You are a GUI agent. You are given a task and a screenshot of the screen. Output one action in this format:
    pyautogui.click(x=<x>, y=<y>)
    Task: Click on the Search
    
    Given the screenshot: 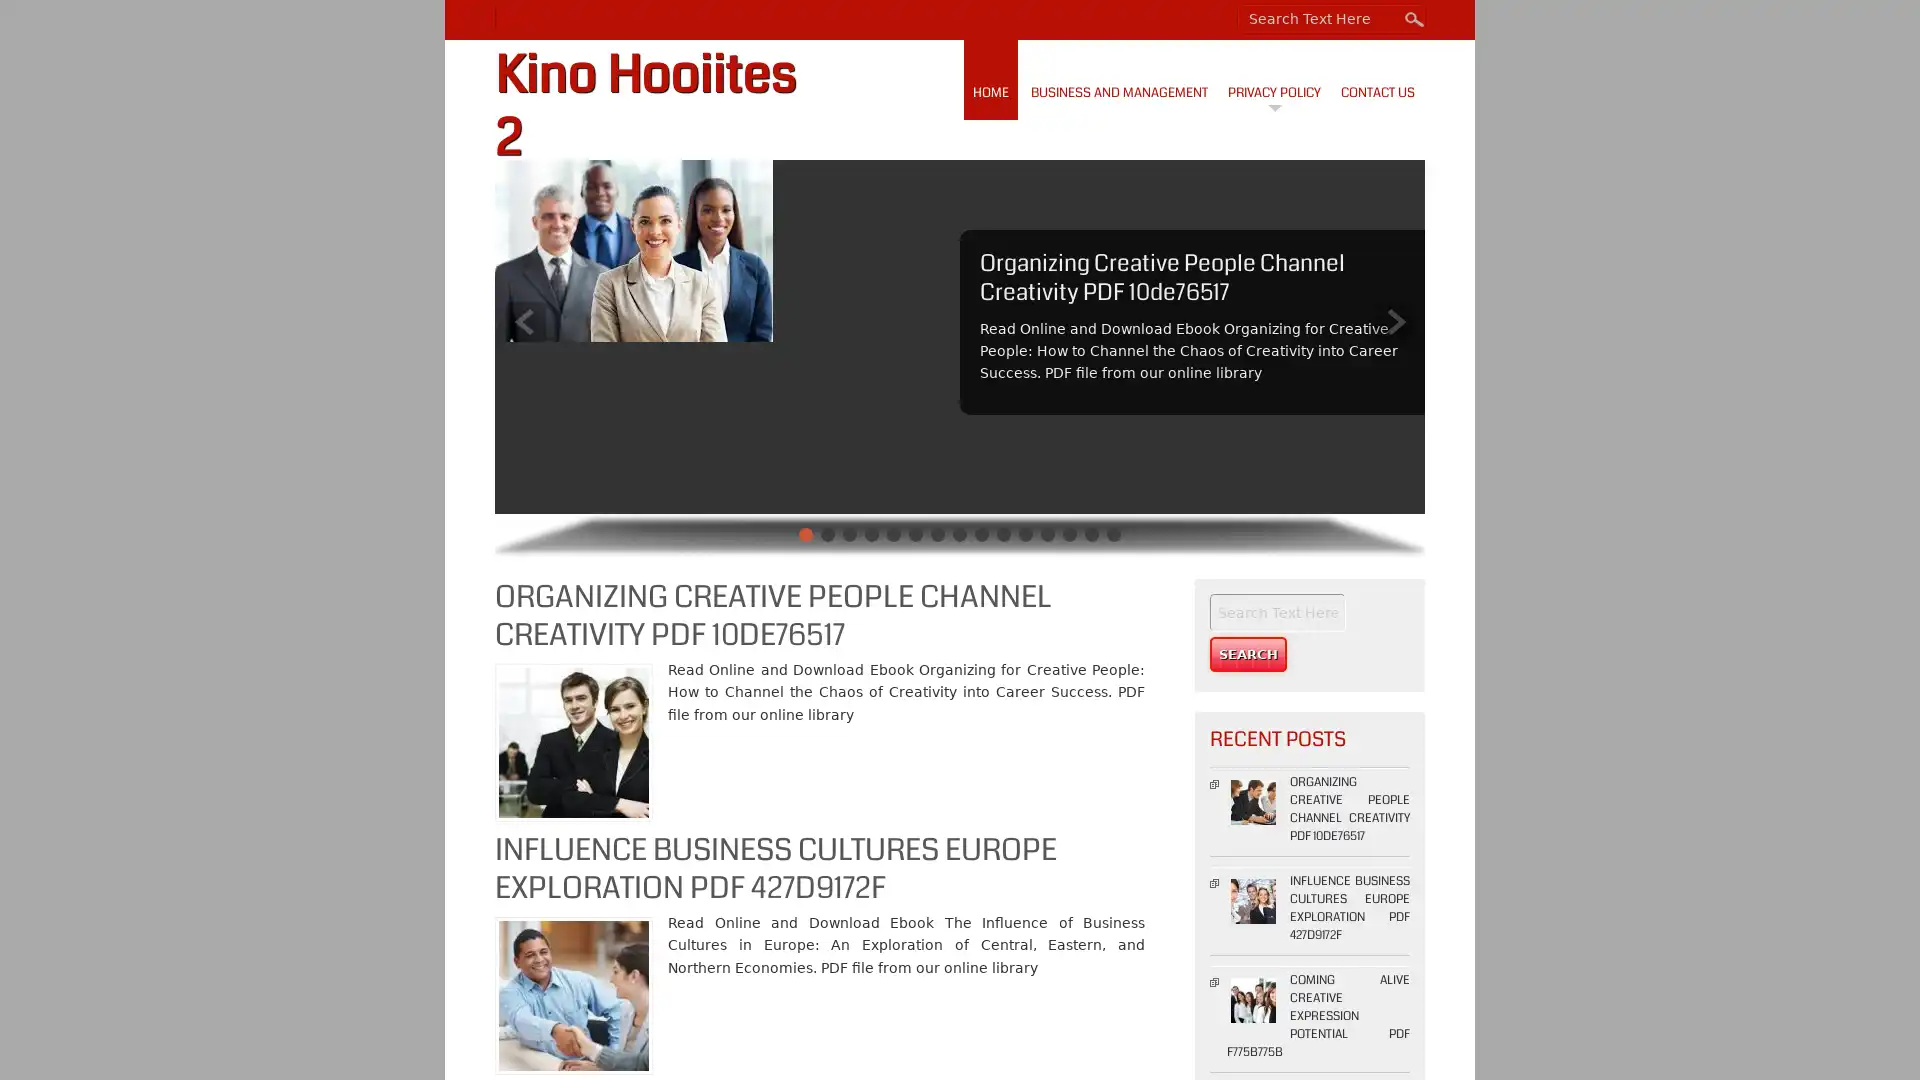 What is the action you would take?
    pyautogui.click(x=1247, y=654)
    